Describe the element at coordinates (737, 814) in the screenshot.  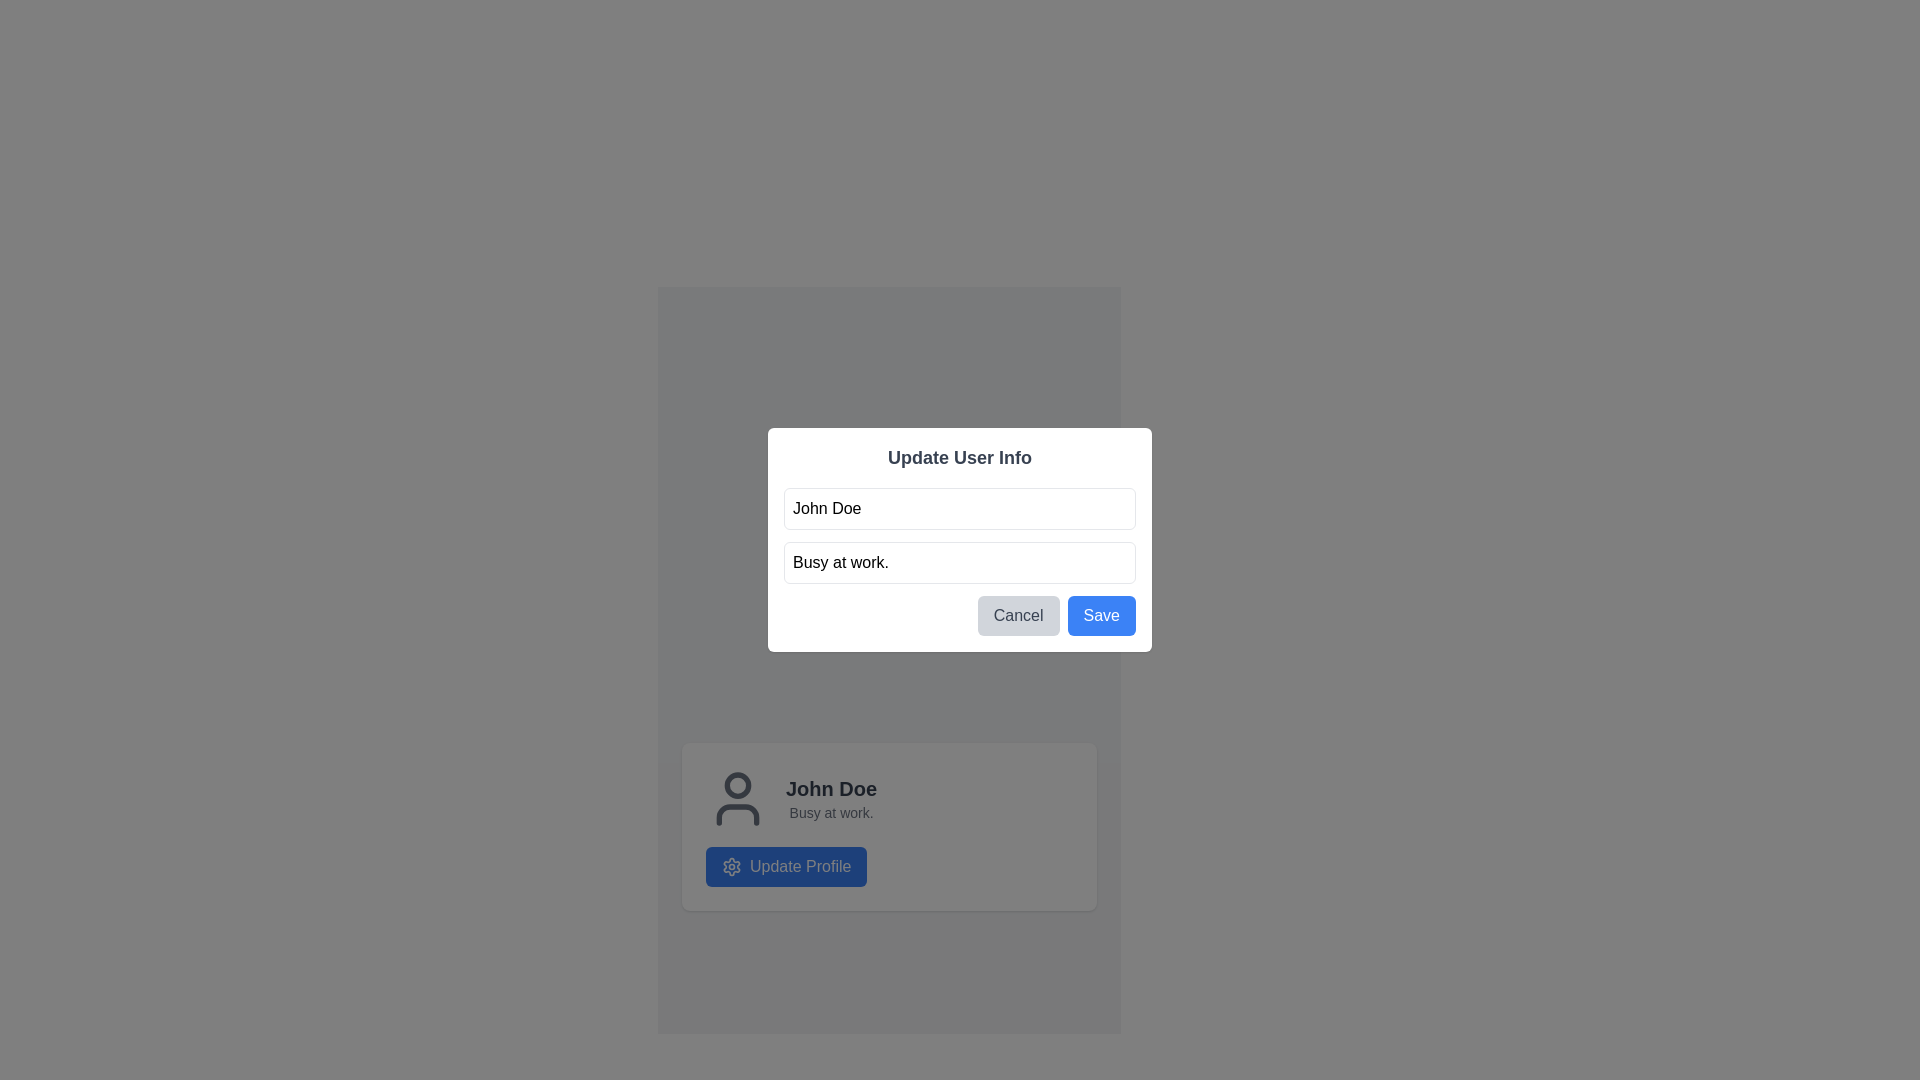
I see `the lower part of the user profile icon in the profile card located below the dialog box` at that location.